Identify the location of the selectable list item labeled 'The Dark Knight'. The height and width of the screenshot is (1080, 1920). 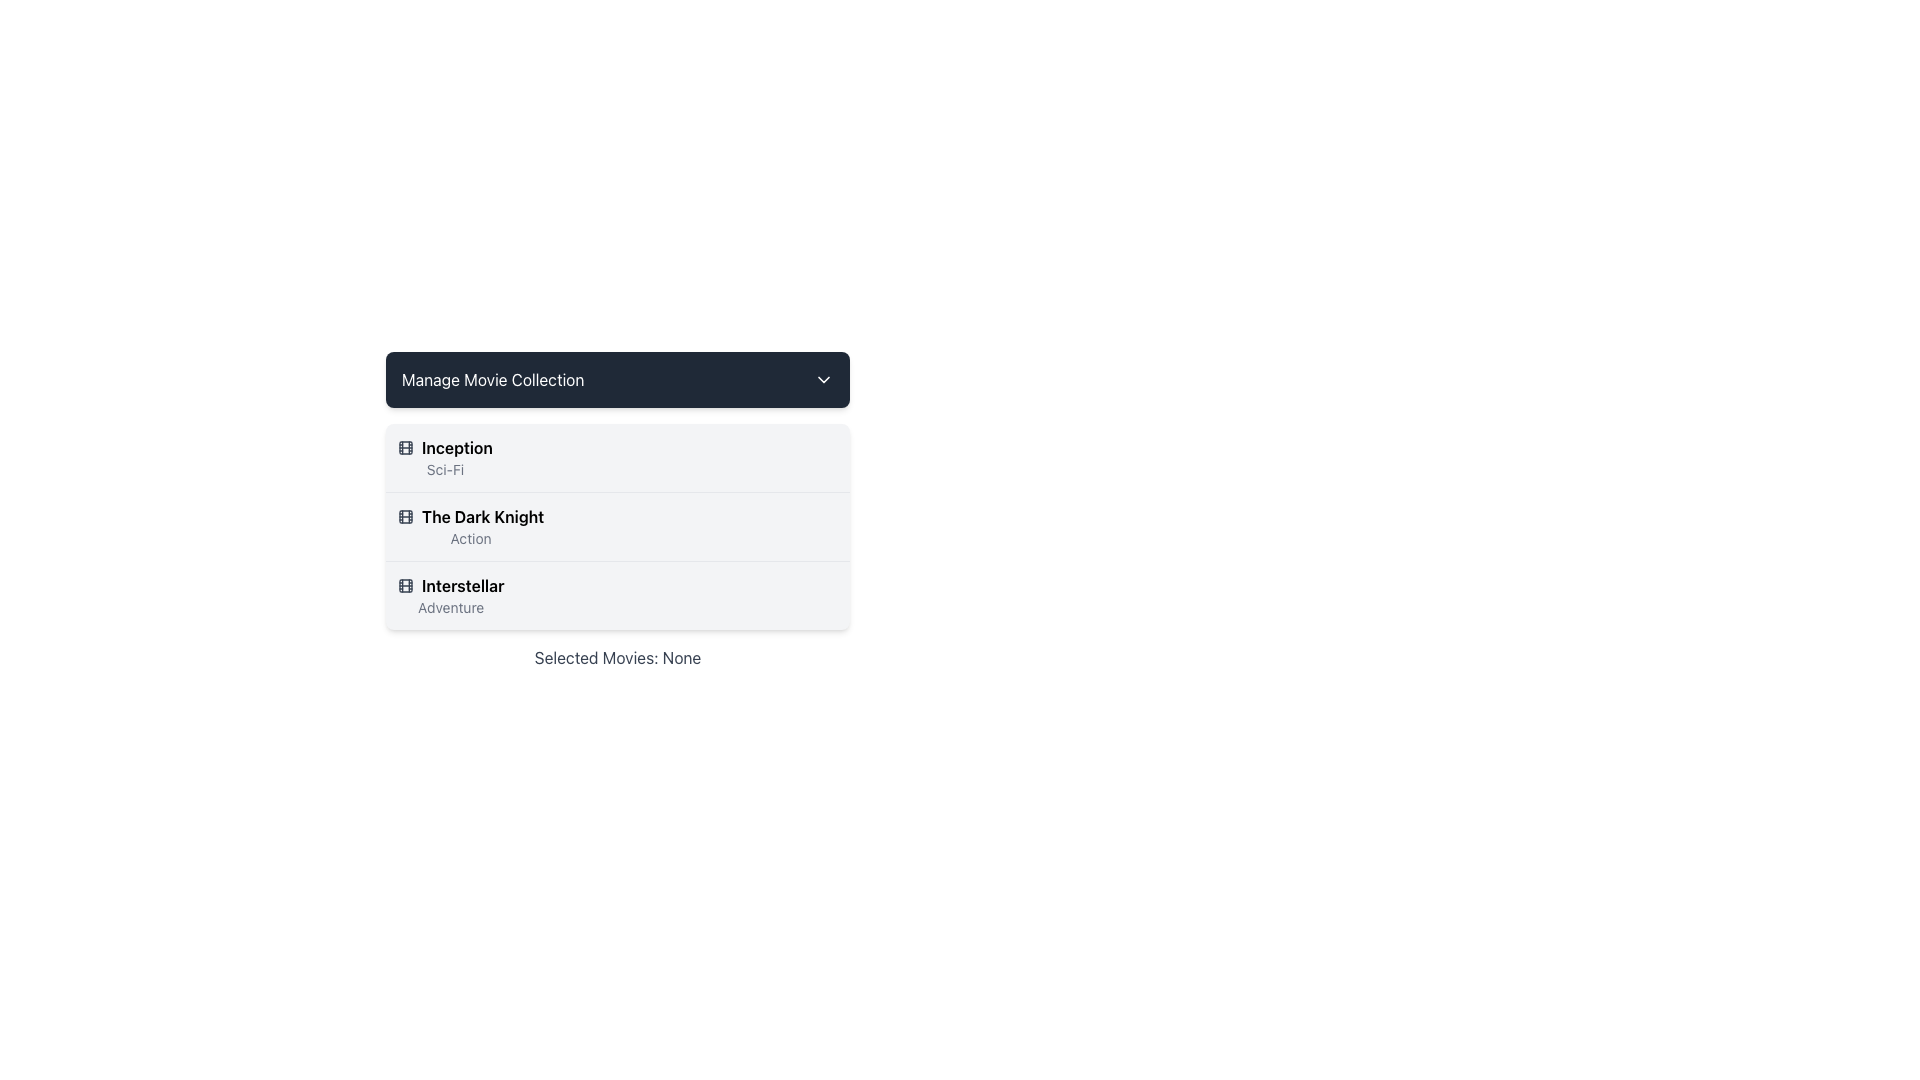
(617, 509).